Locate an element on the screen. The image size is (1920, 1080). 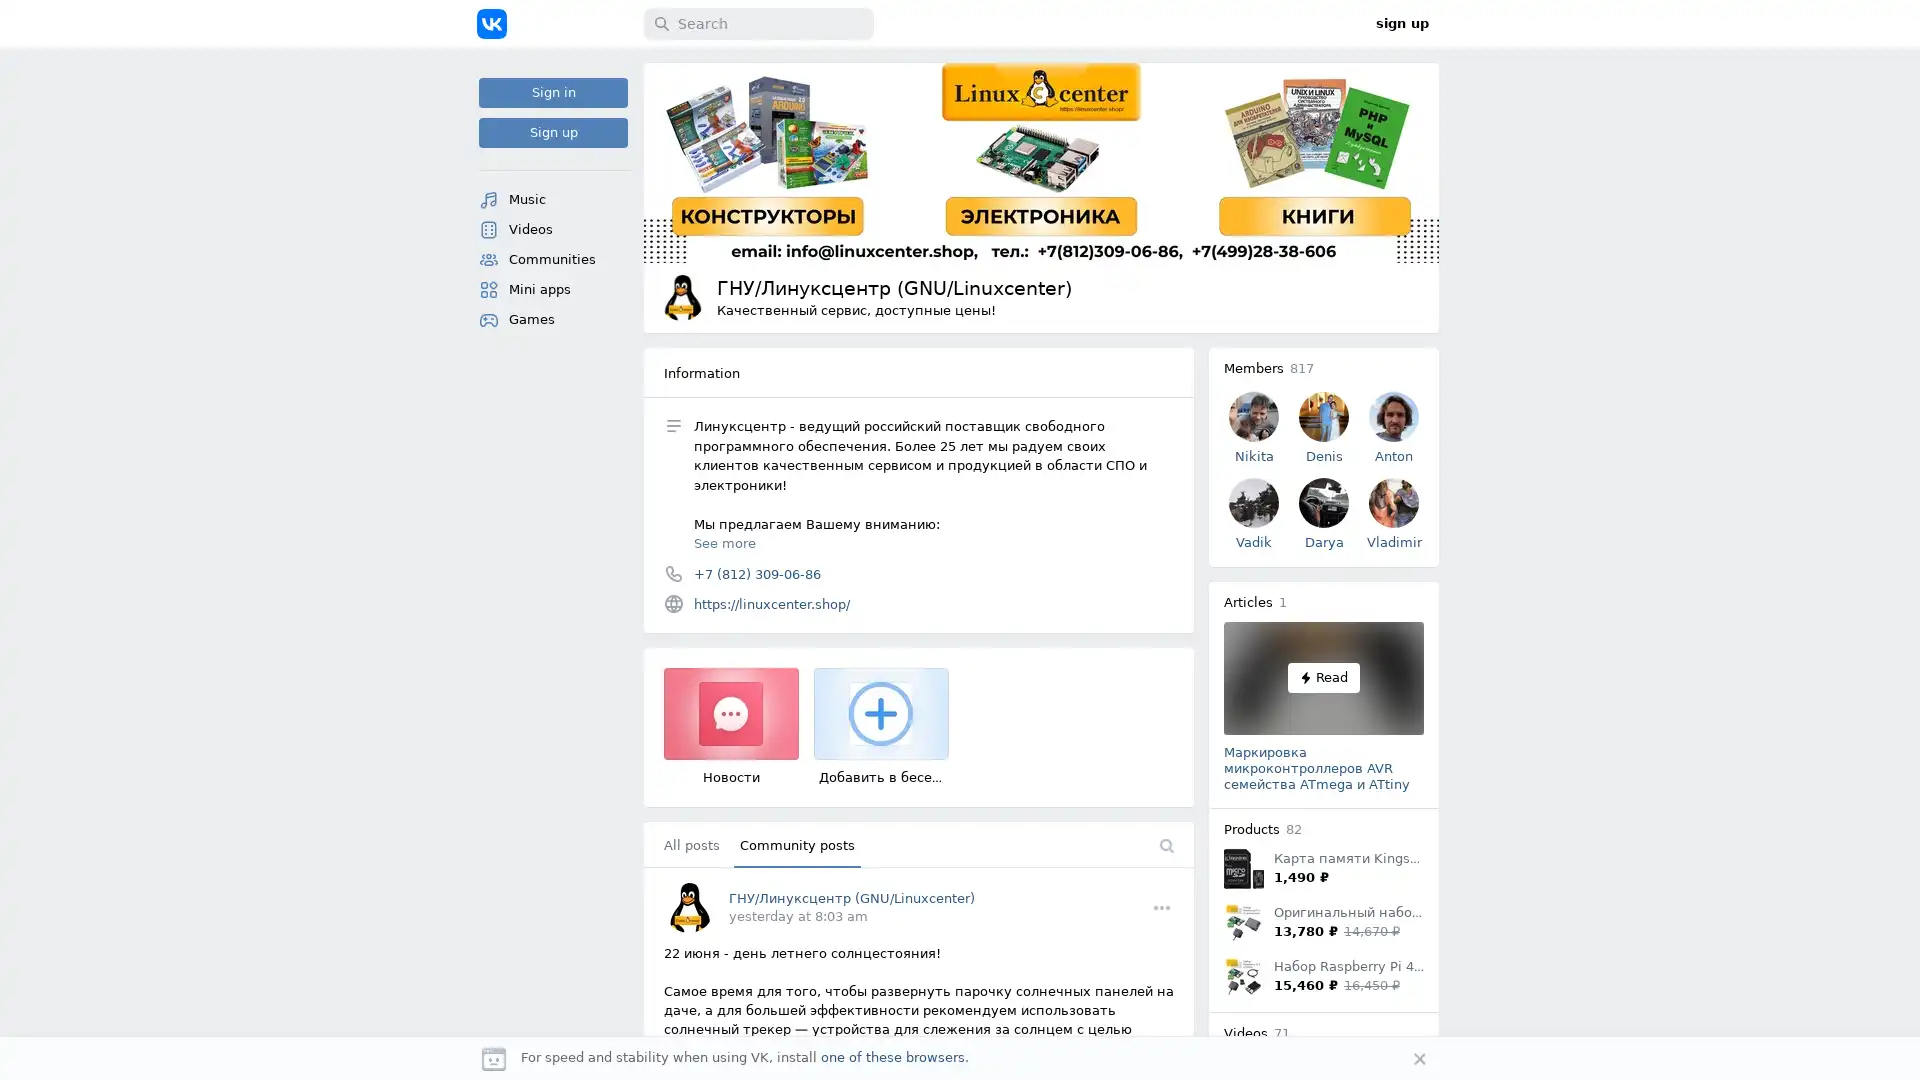
Close is located at coordinates (1419, 1058).